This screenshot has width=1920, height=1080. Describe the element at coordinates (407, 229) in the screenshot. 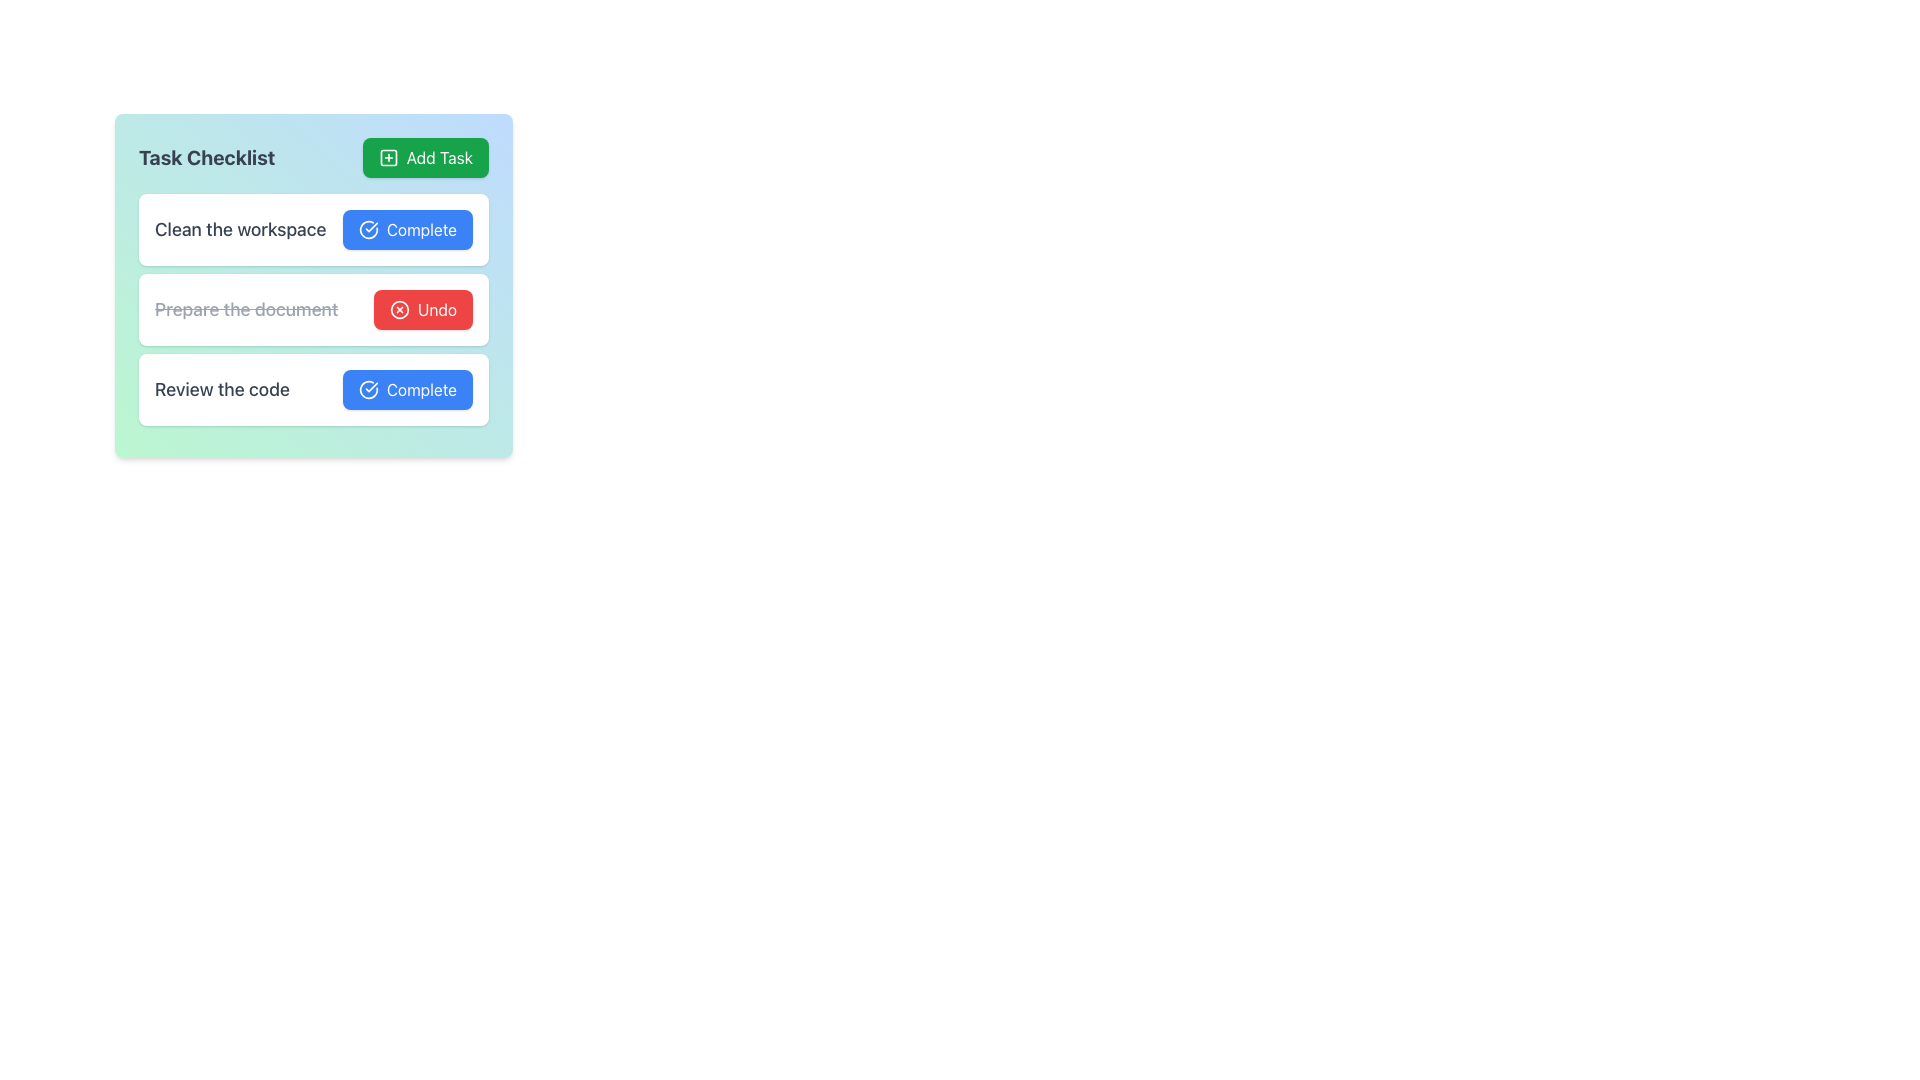

I see `the blue button labeled 'Complete' with a checkmark icon to mark the task 'Clean the workspace' as complete` at that location.